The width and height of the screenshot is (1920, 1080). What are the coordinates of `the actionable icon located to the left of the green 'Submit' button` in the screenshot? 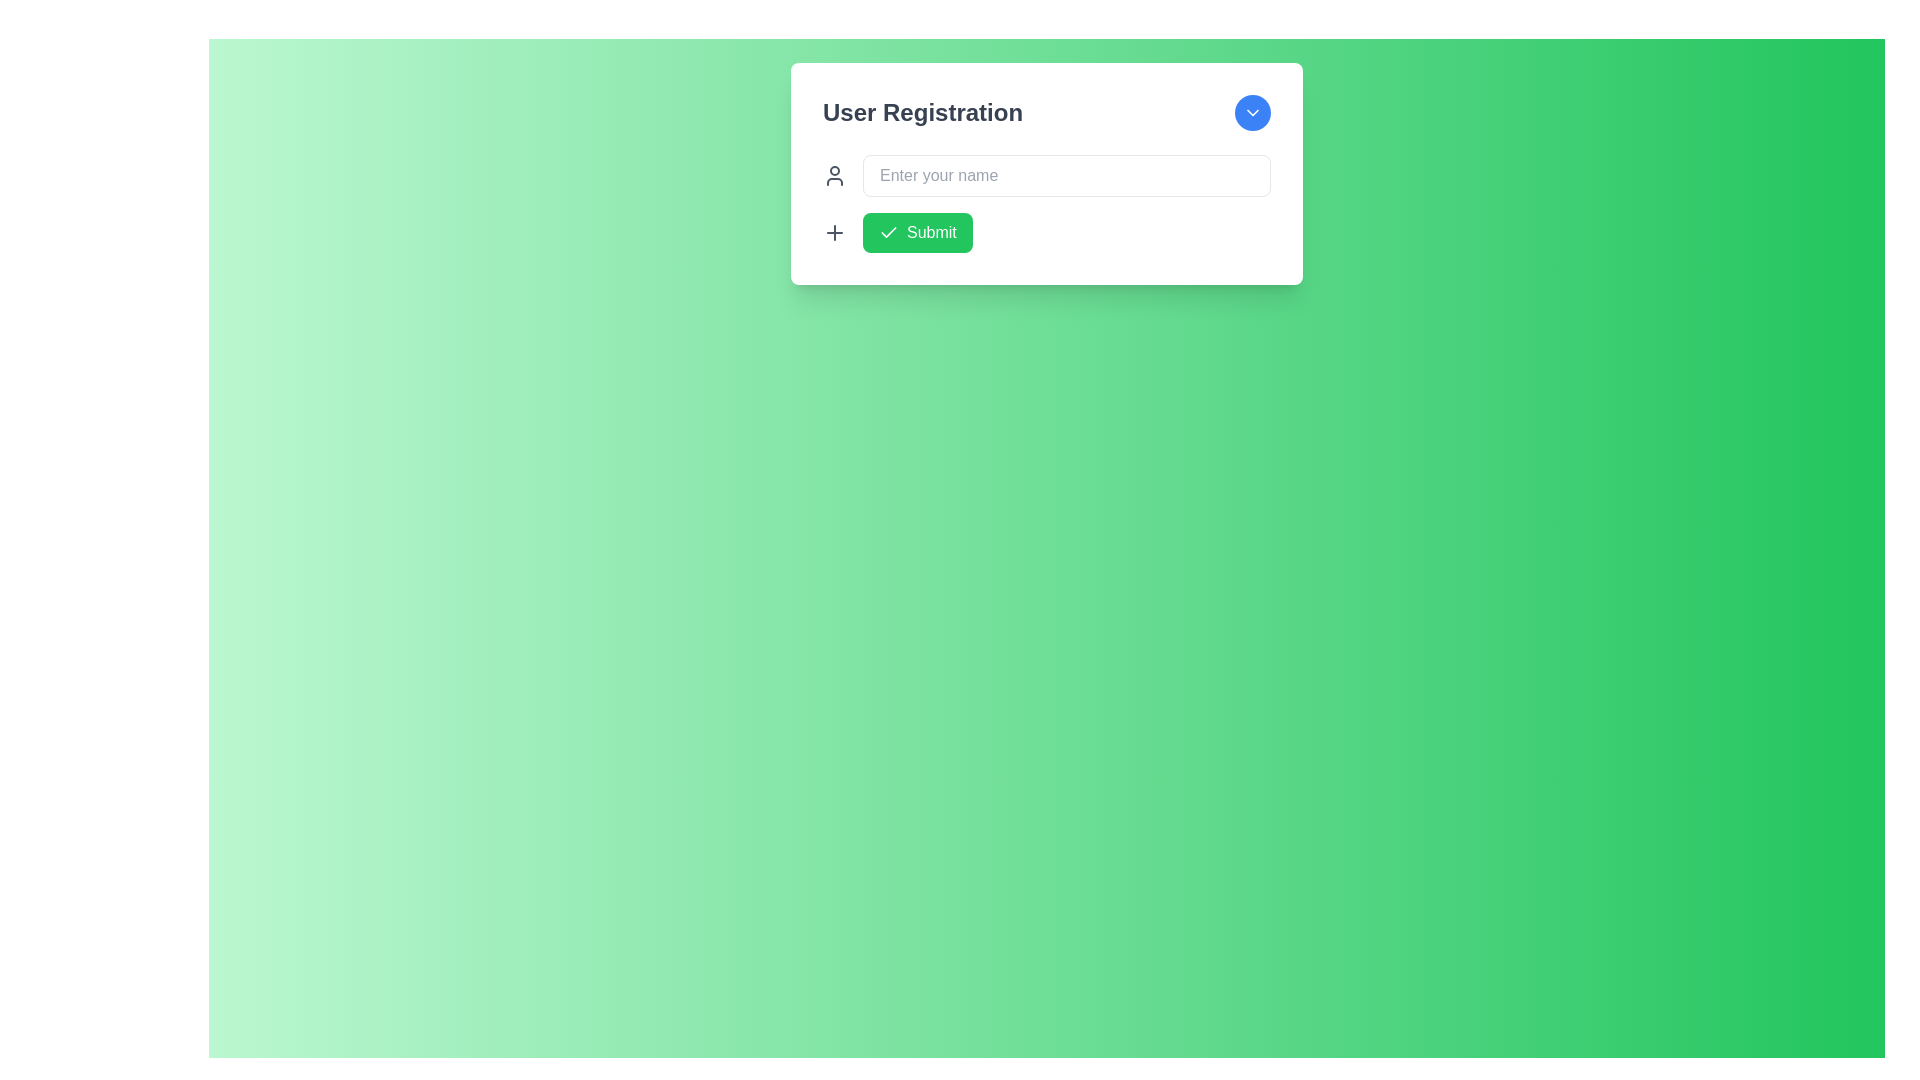 It's located at (835, 231).